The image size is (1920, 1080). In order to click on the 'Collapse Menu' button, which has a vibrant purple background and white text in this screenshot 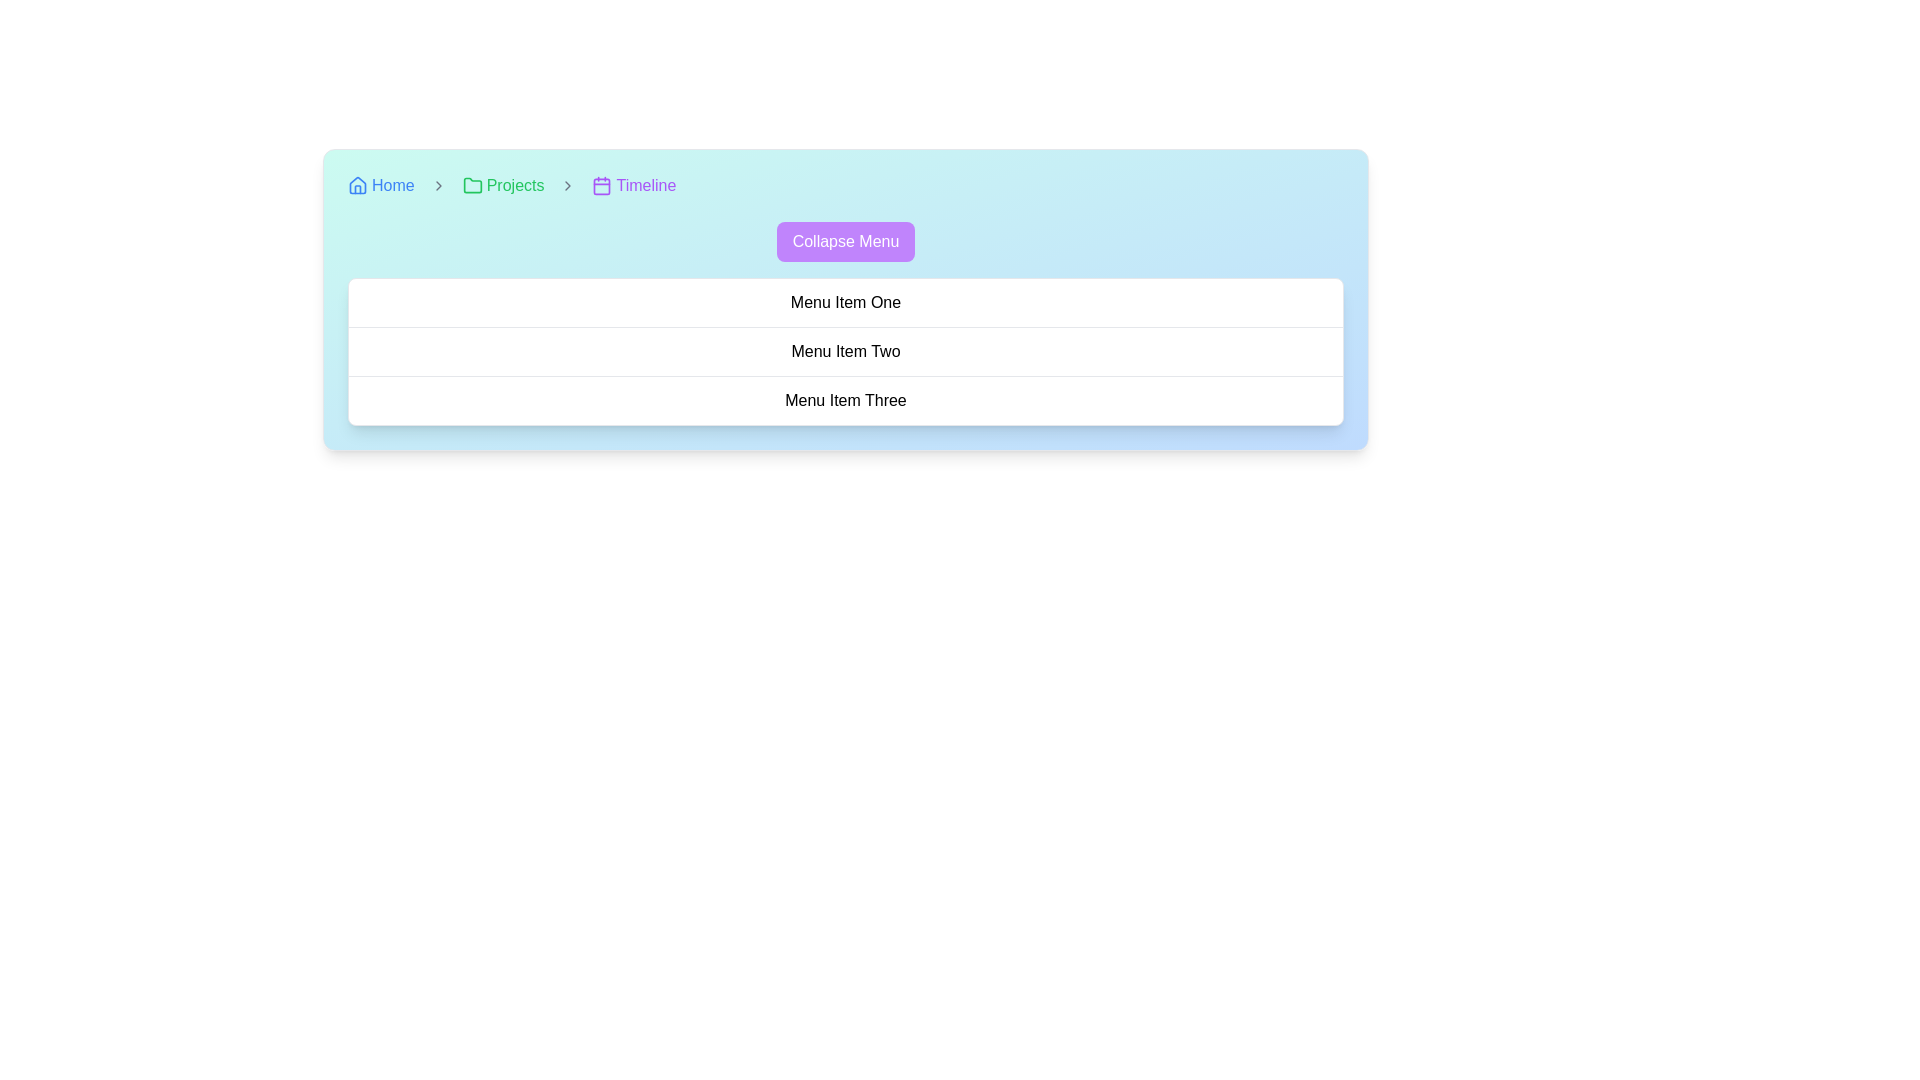, I will do `click(845, 241)`.